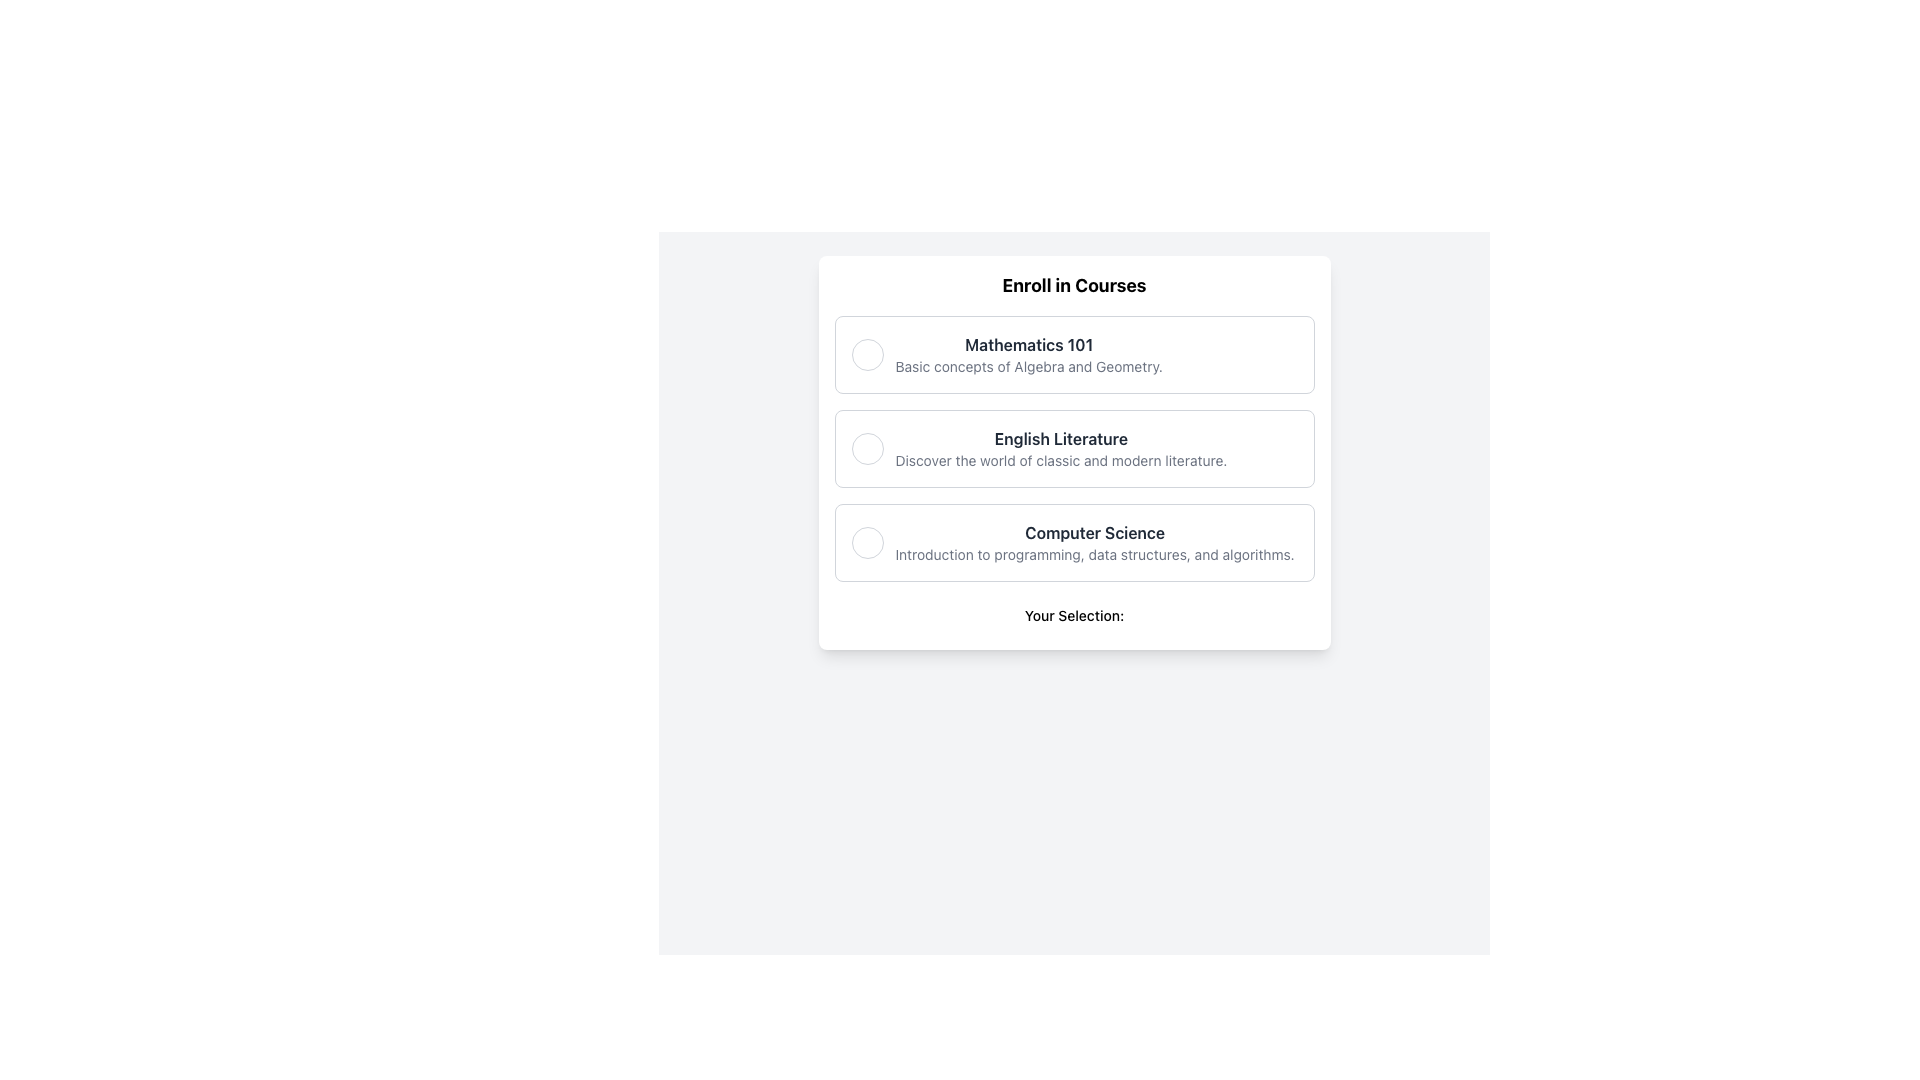 The width and height of the screenshot is (1920, 1080). I want to click on the non-interactive text label displaying the title and brief description of the course 'Mathematics 101', located at the top of a vertically ordered list of course titles, so click(1029, 353).